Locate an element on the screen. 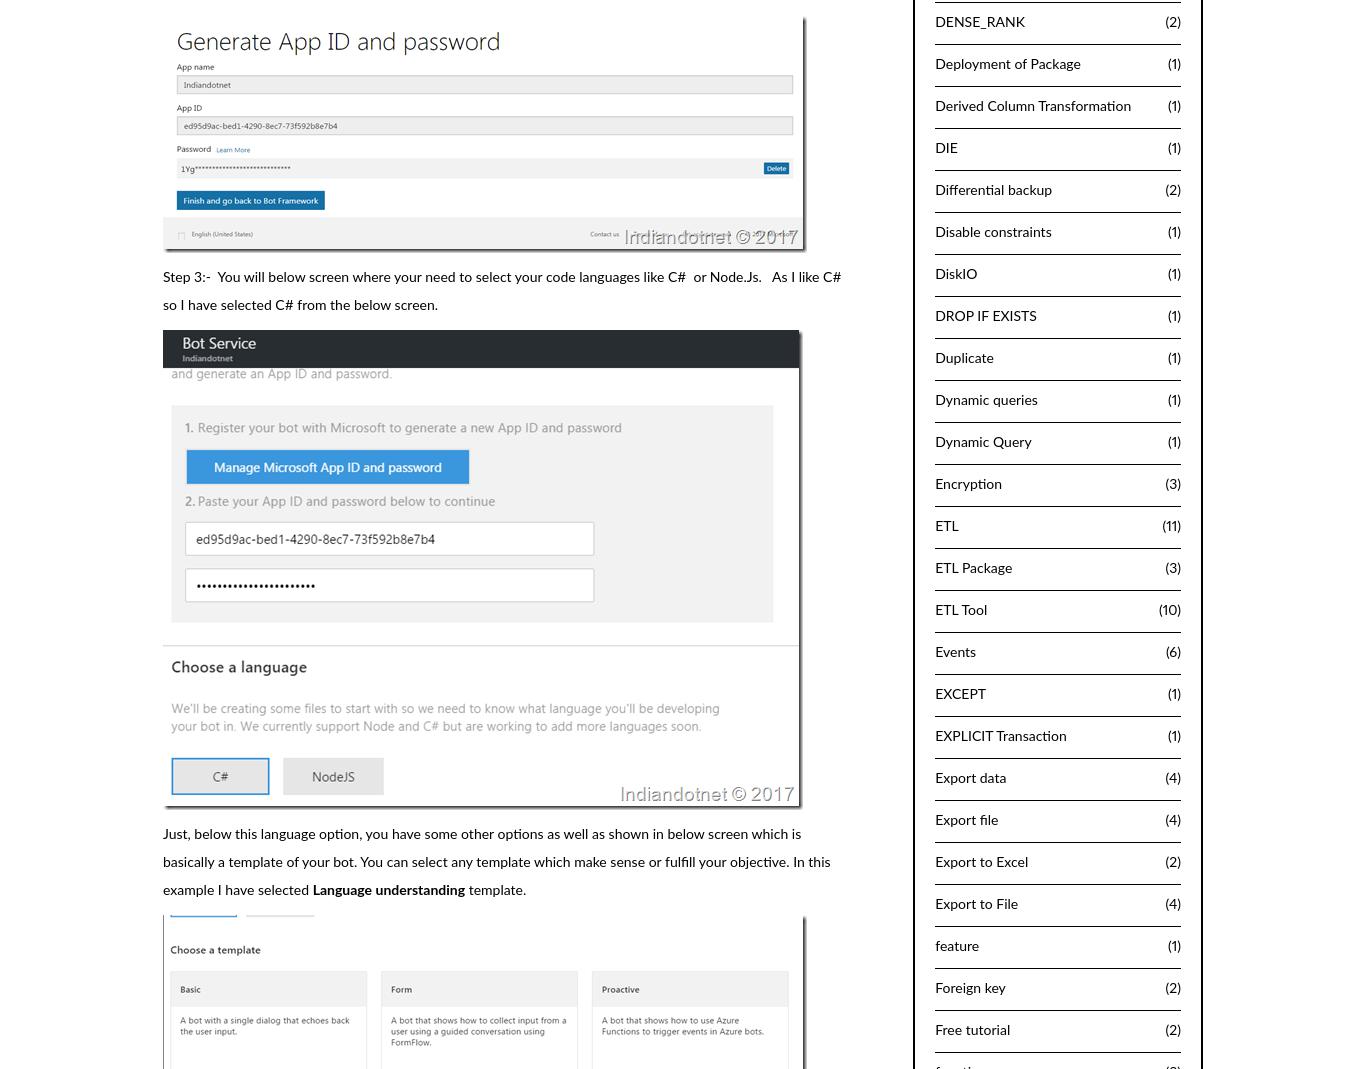 This screenshot has height=1069, width=1366. 'Language understanding' is located at coordinates (387, 889).